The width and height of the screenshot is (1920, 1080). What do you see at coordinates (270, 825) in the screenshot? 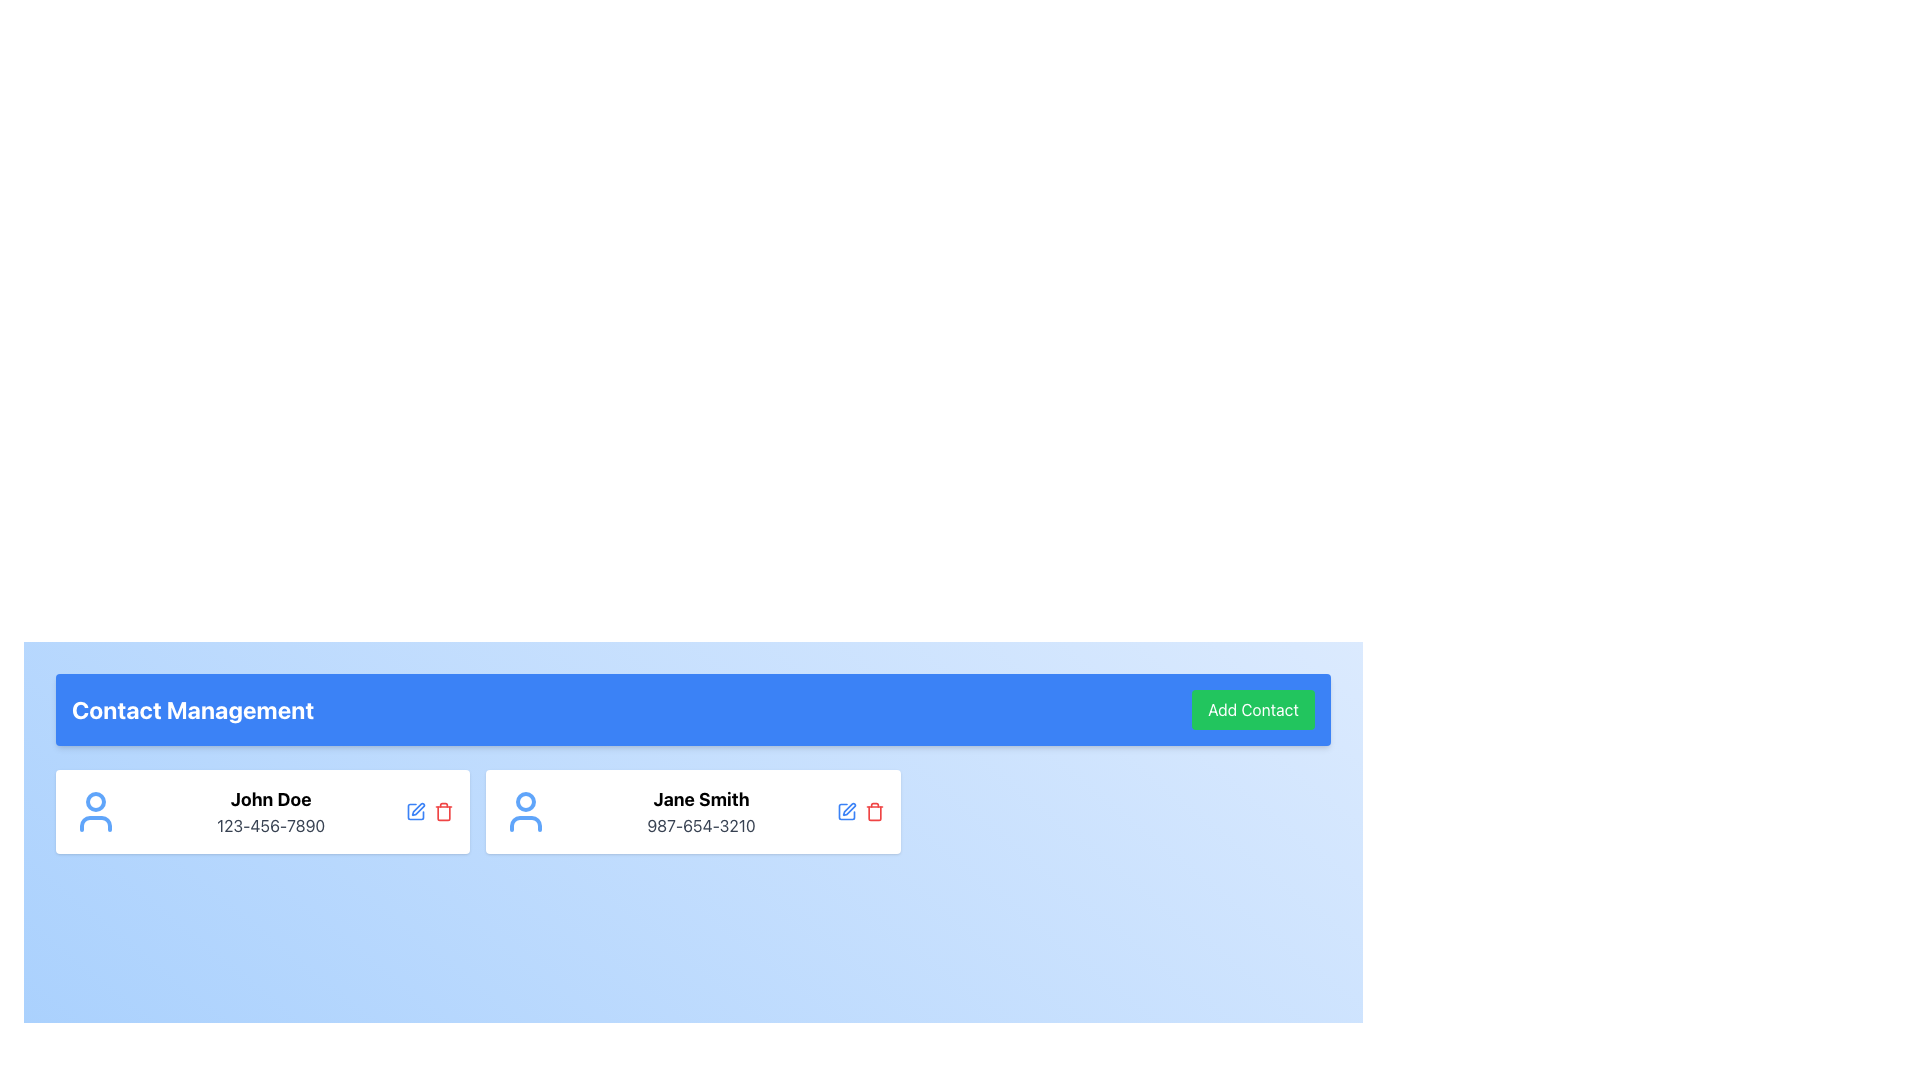
I see `the static Text Label displaying the phone number for the contact entry named 'John Doe', which is positioned immediately below the 'John Doe' label in the 'Contact Management' section` at bounding box center [270, 825].